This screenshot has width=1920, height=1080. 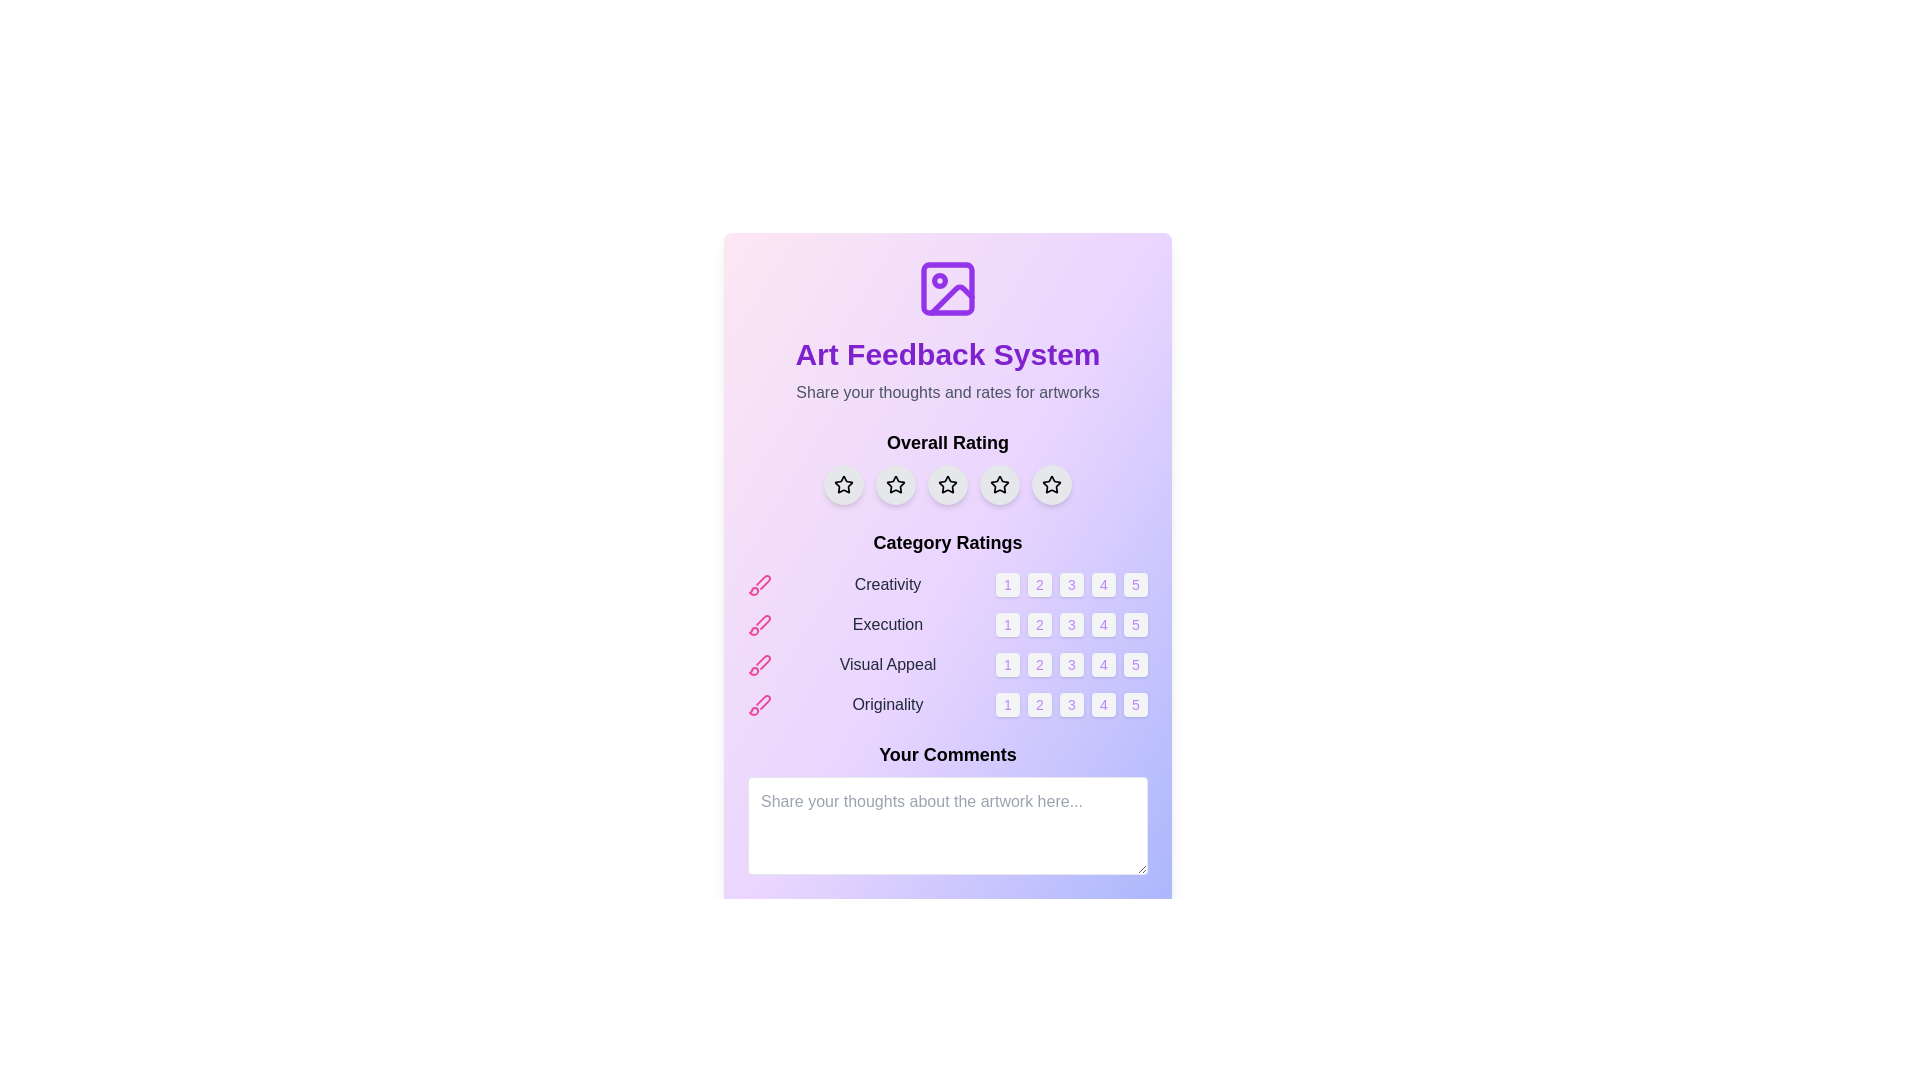 I want to click on one of the star-shaped icons in the 'Overall Rating' section to assign a rating, so click(x=947, y=466).